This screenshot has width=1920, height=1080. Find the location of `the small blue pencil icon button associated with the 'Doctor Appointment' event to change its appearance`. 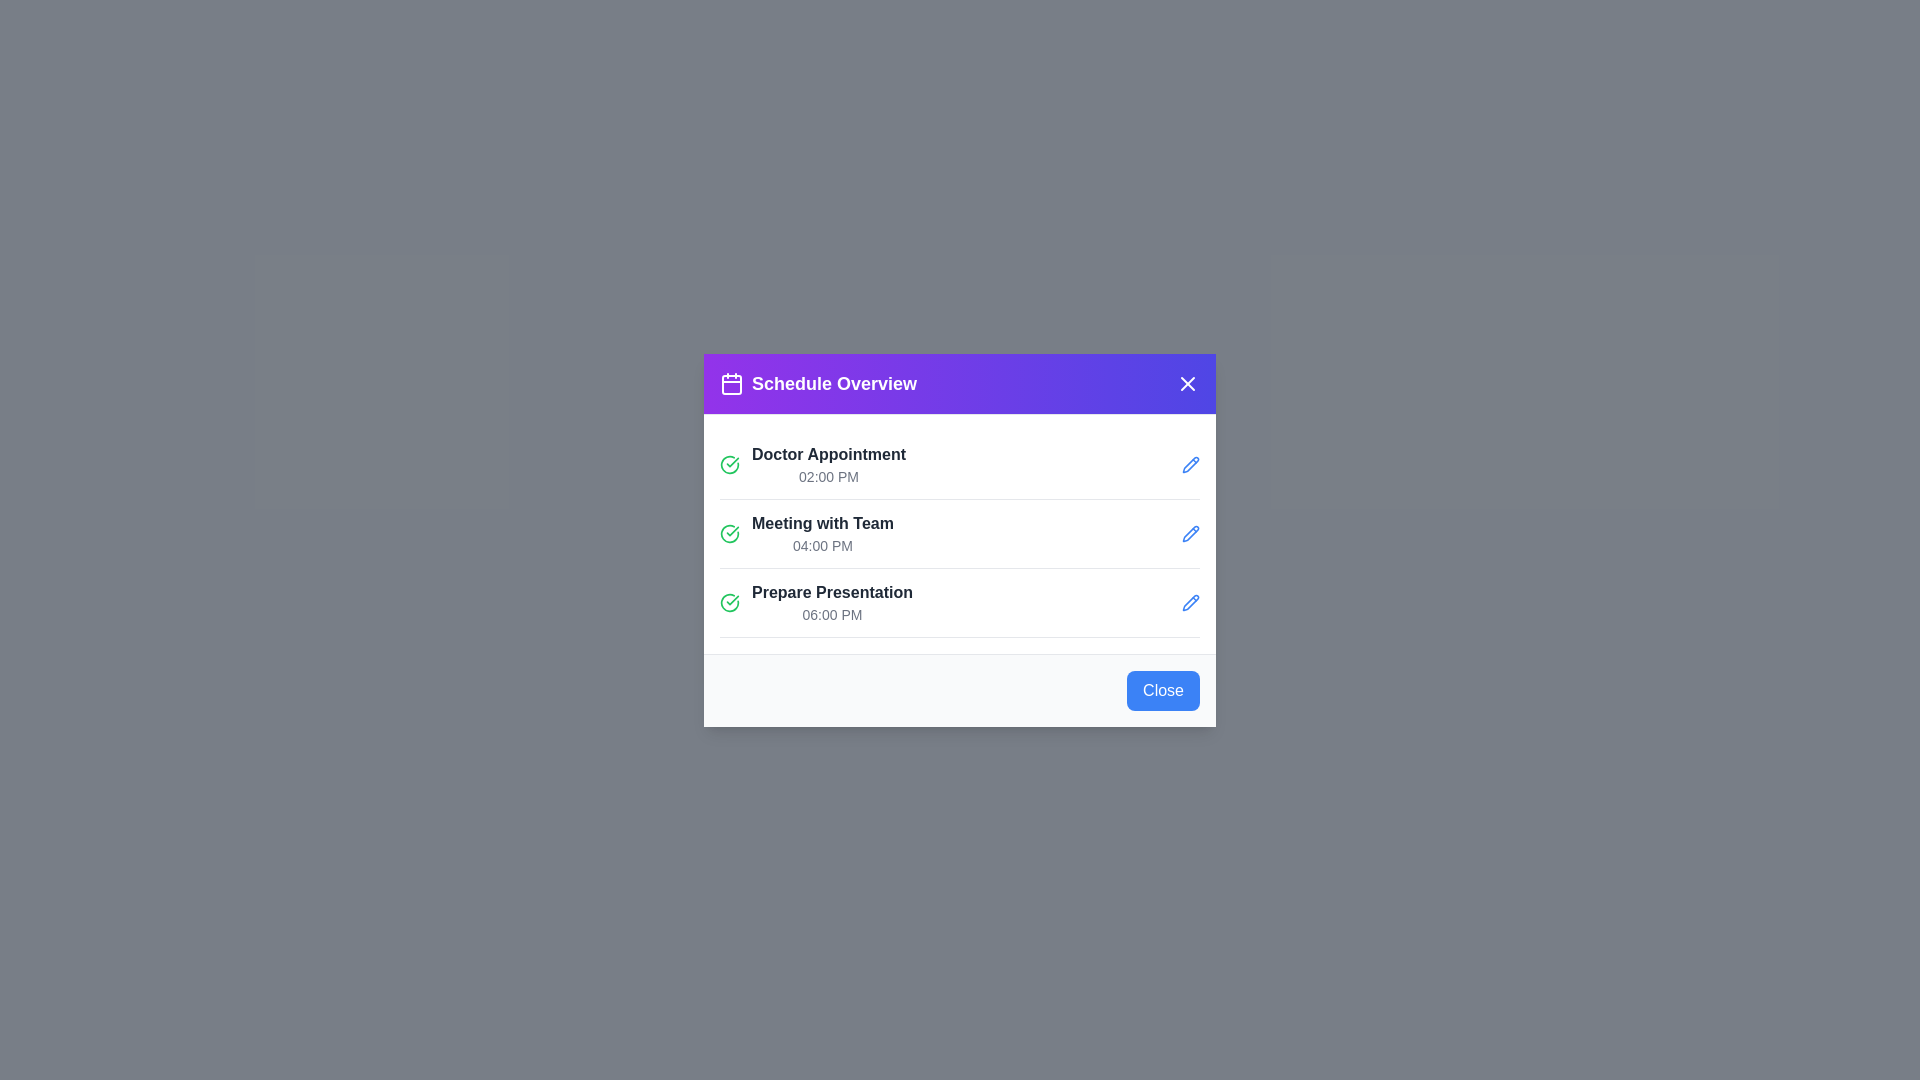

the small blue pencil icon button associated with the 'Doctor Appointment' event to change its appearance is located at coordinates (1190, 464).